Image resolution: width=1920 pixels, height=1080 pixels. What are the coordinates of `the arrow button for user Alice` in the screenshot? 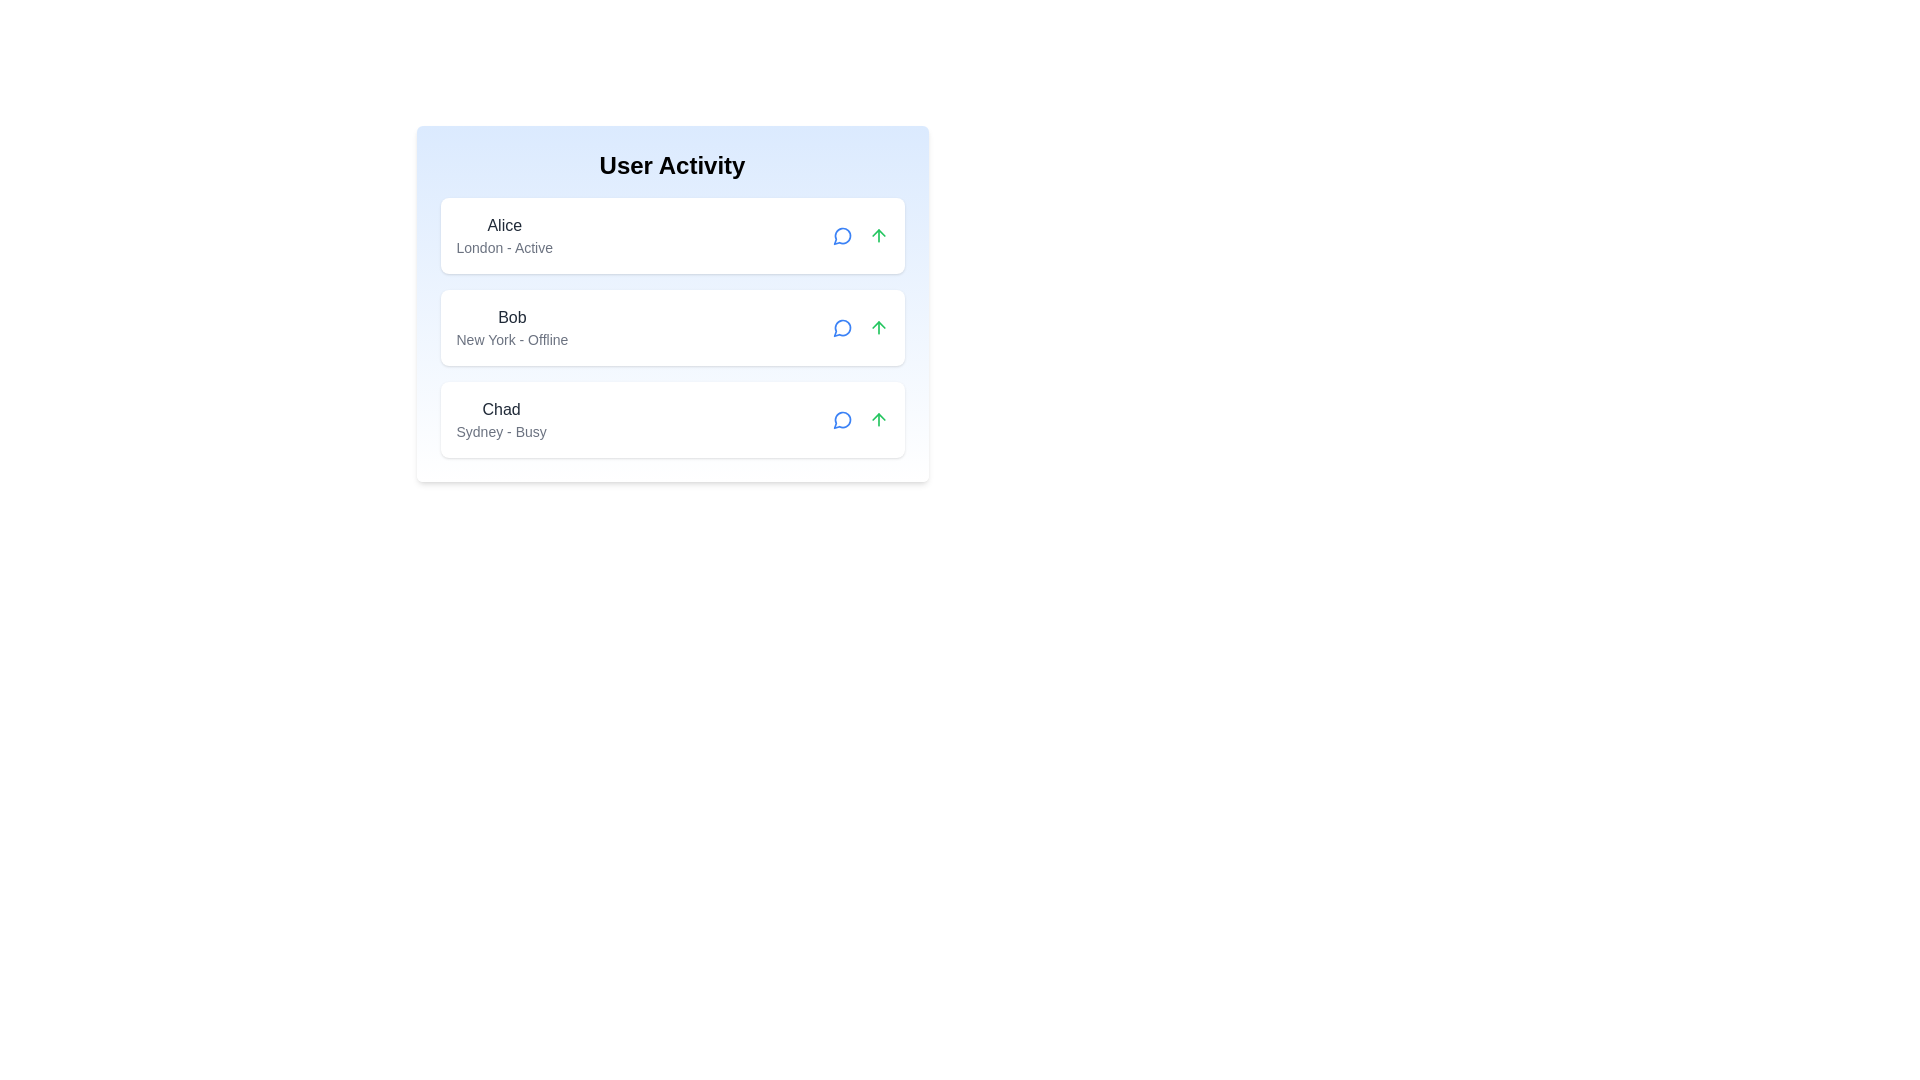 It's located at (878, 234).